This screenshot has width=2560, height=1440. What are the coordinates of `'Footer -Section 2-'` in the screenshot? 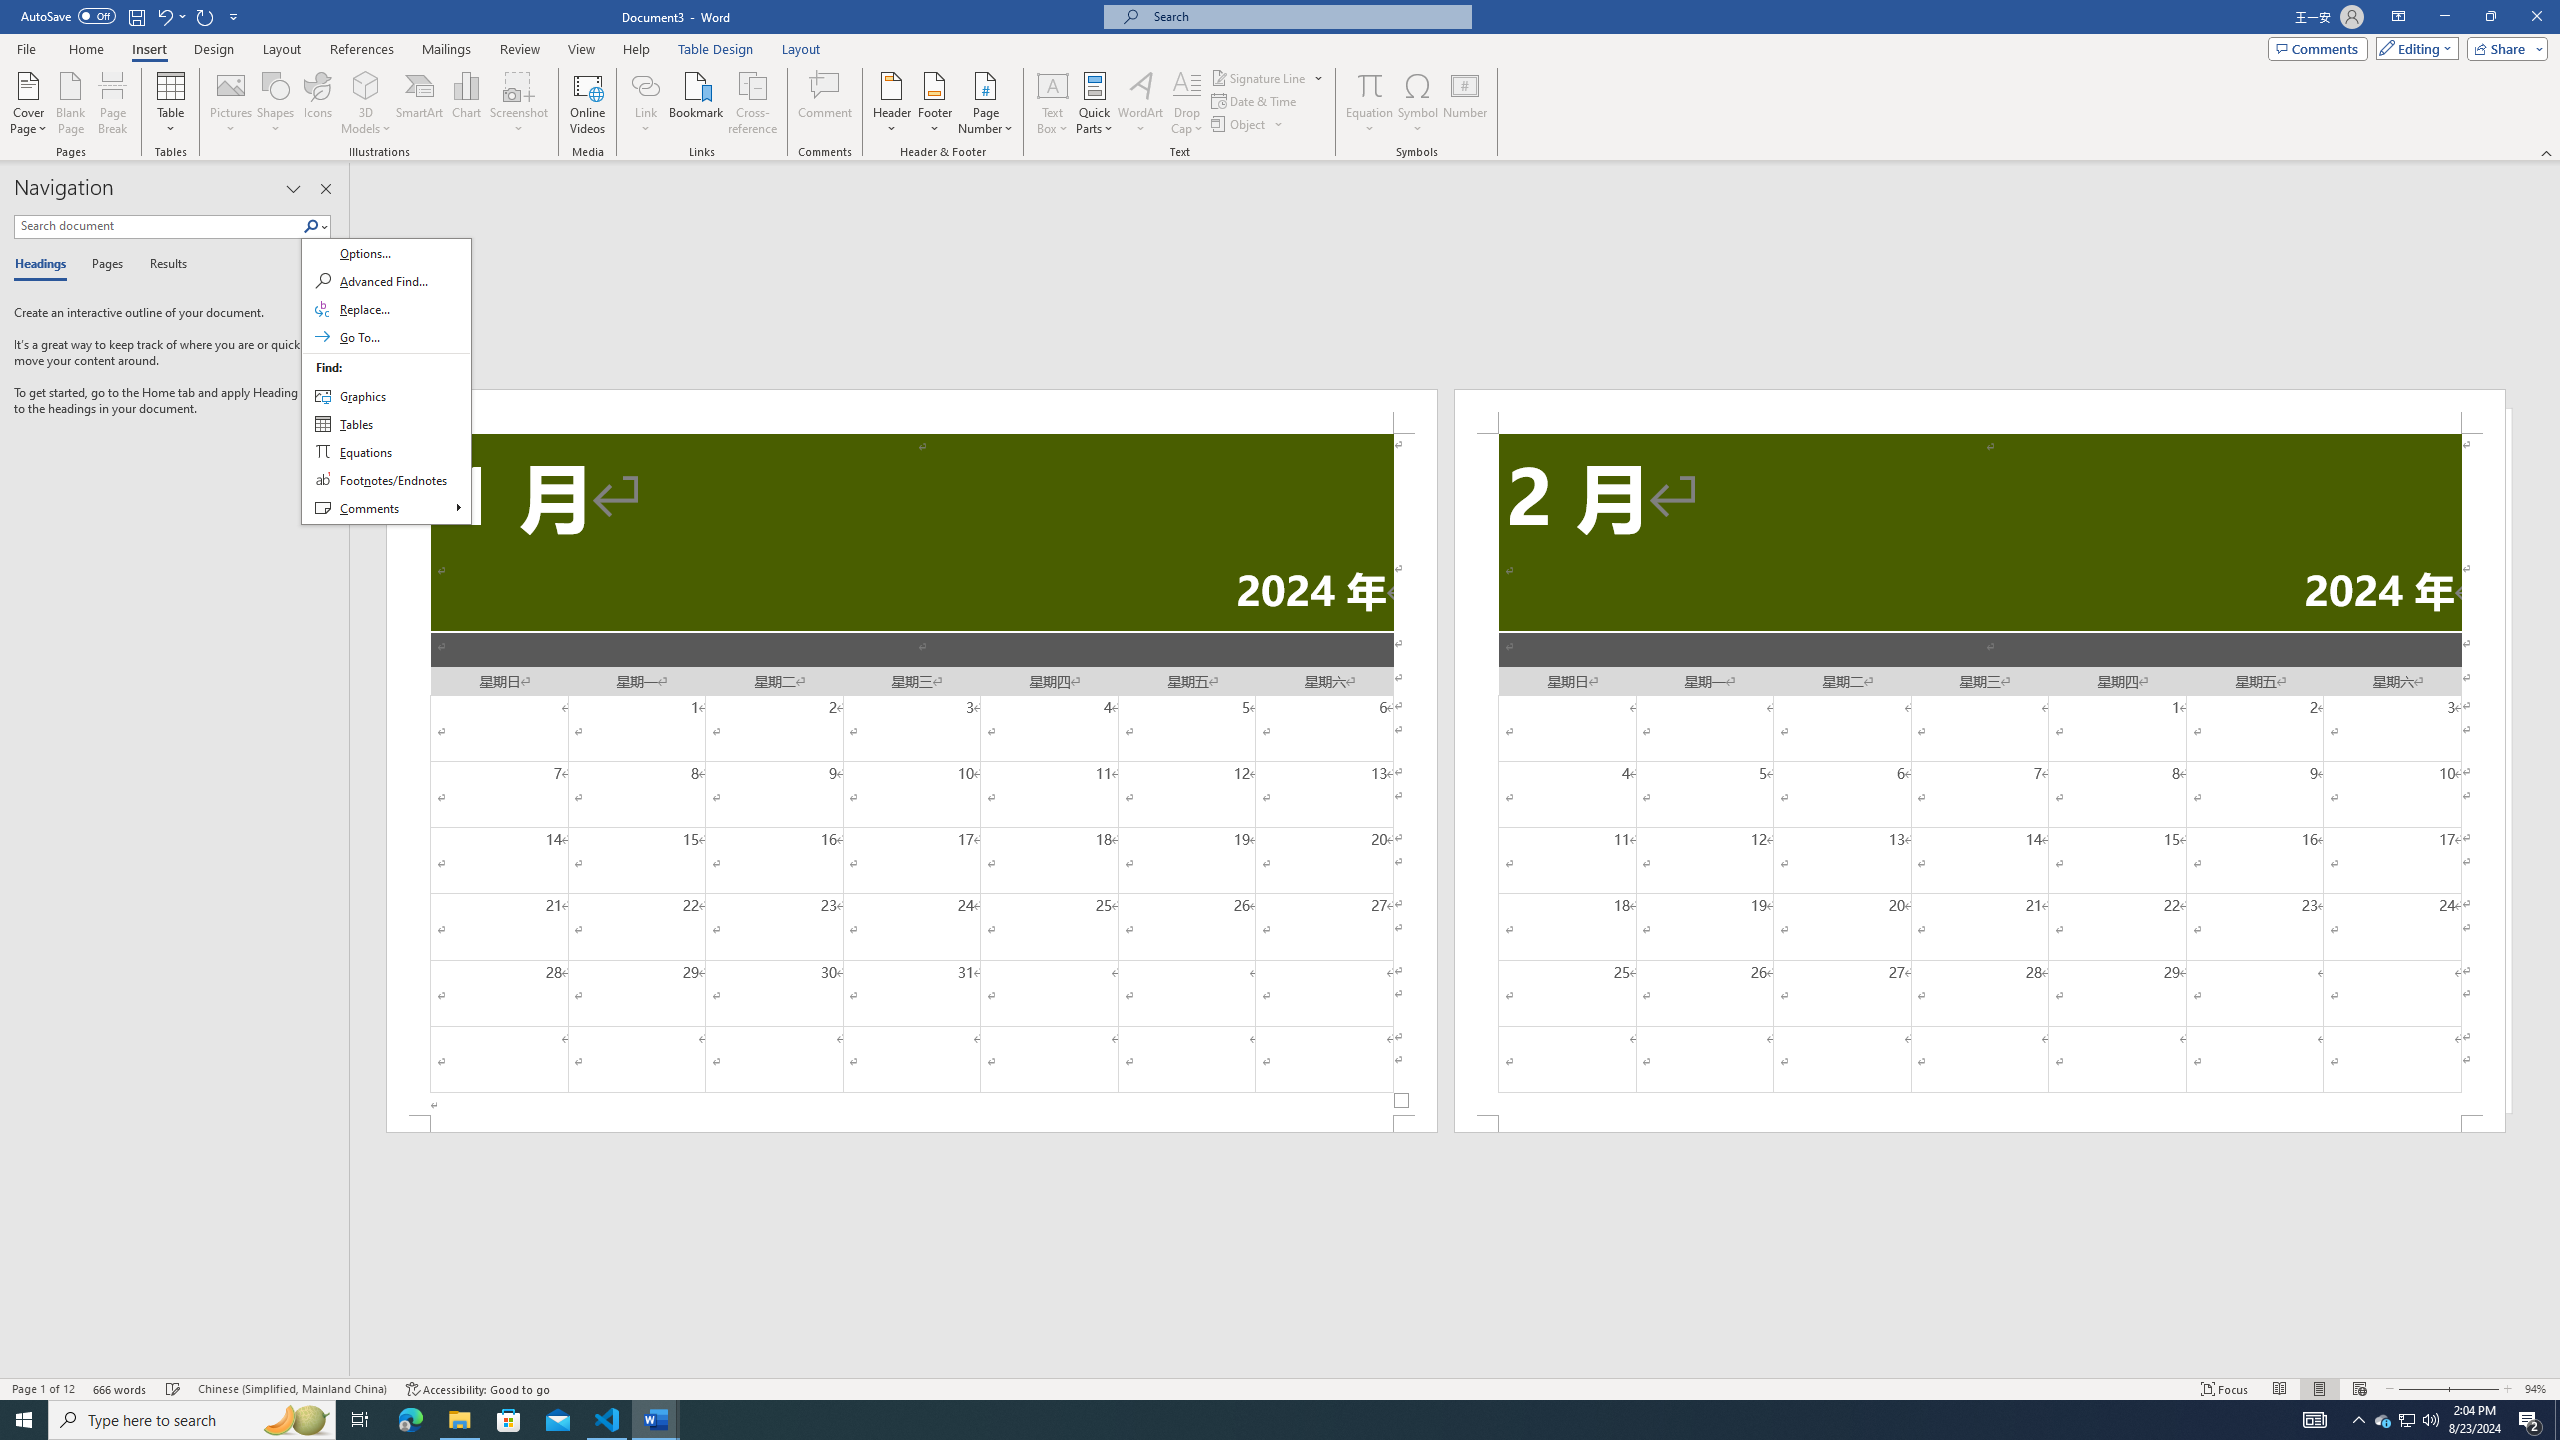 It's located at (1980, 1122).